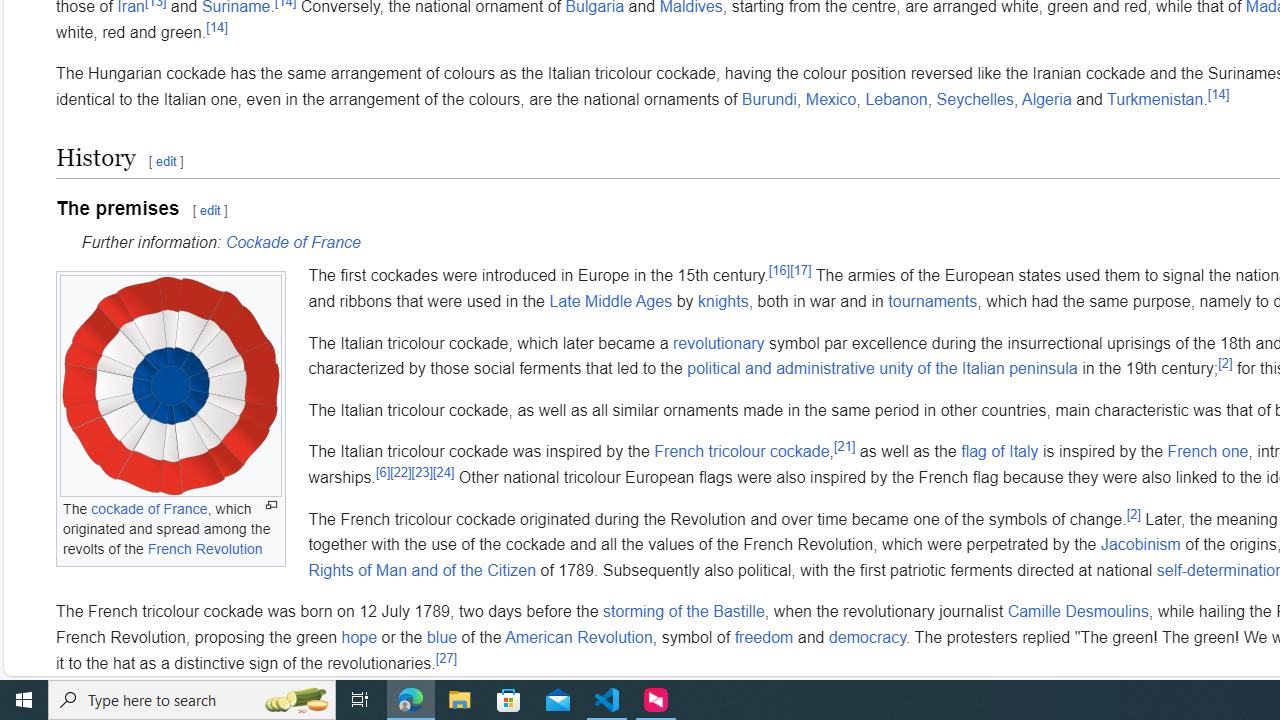  What do you see at coordinates (683, 611) in the screenshot?
I see `'storming of the Bastille'` at bounding box center [683, 611].